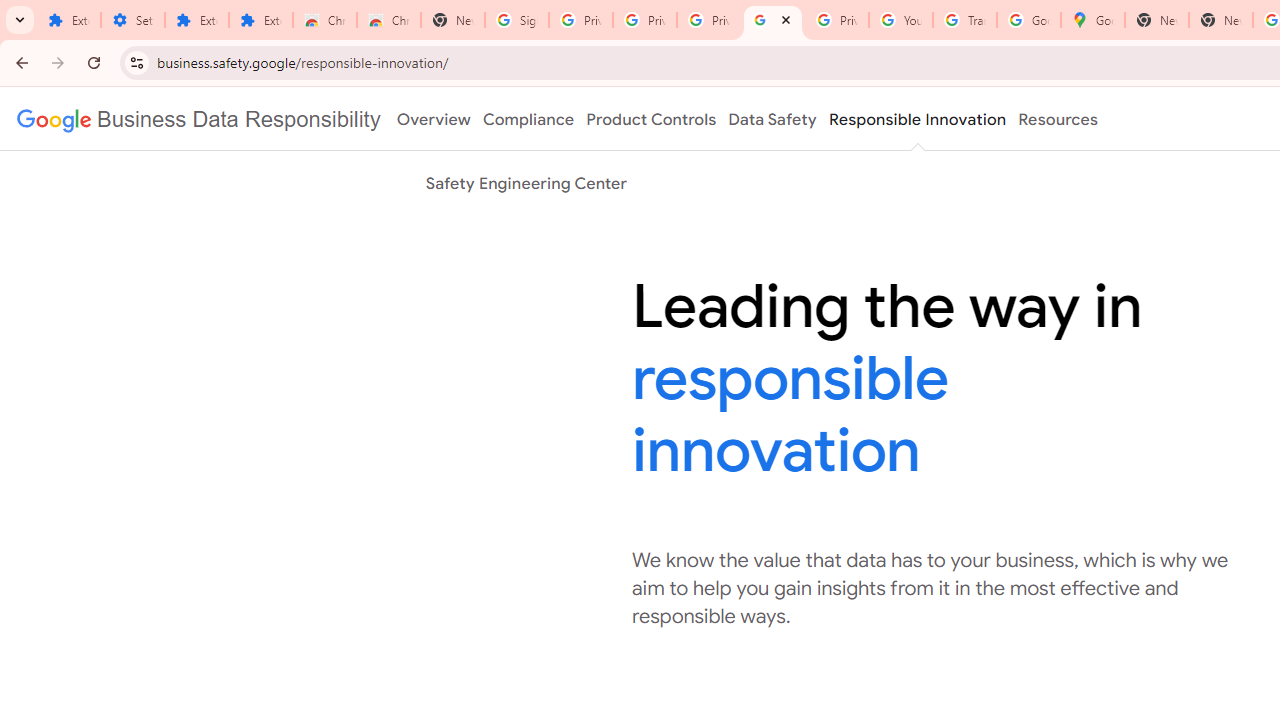  What do you see at coordinates (432, 119) in the screenshot?
I see `'Overview'` at bounding box center [432, 119].